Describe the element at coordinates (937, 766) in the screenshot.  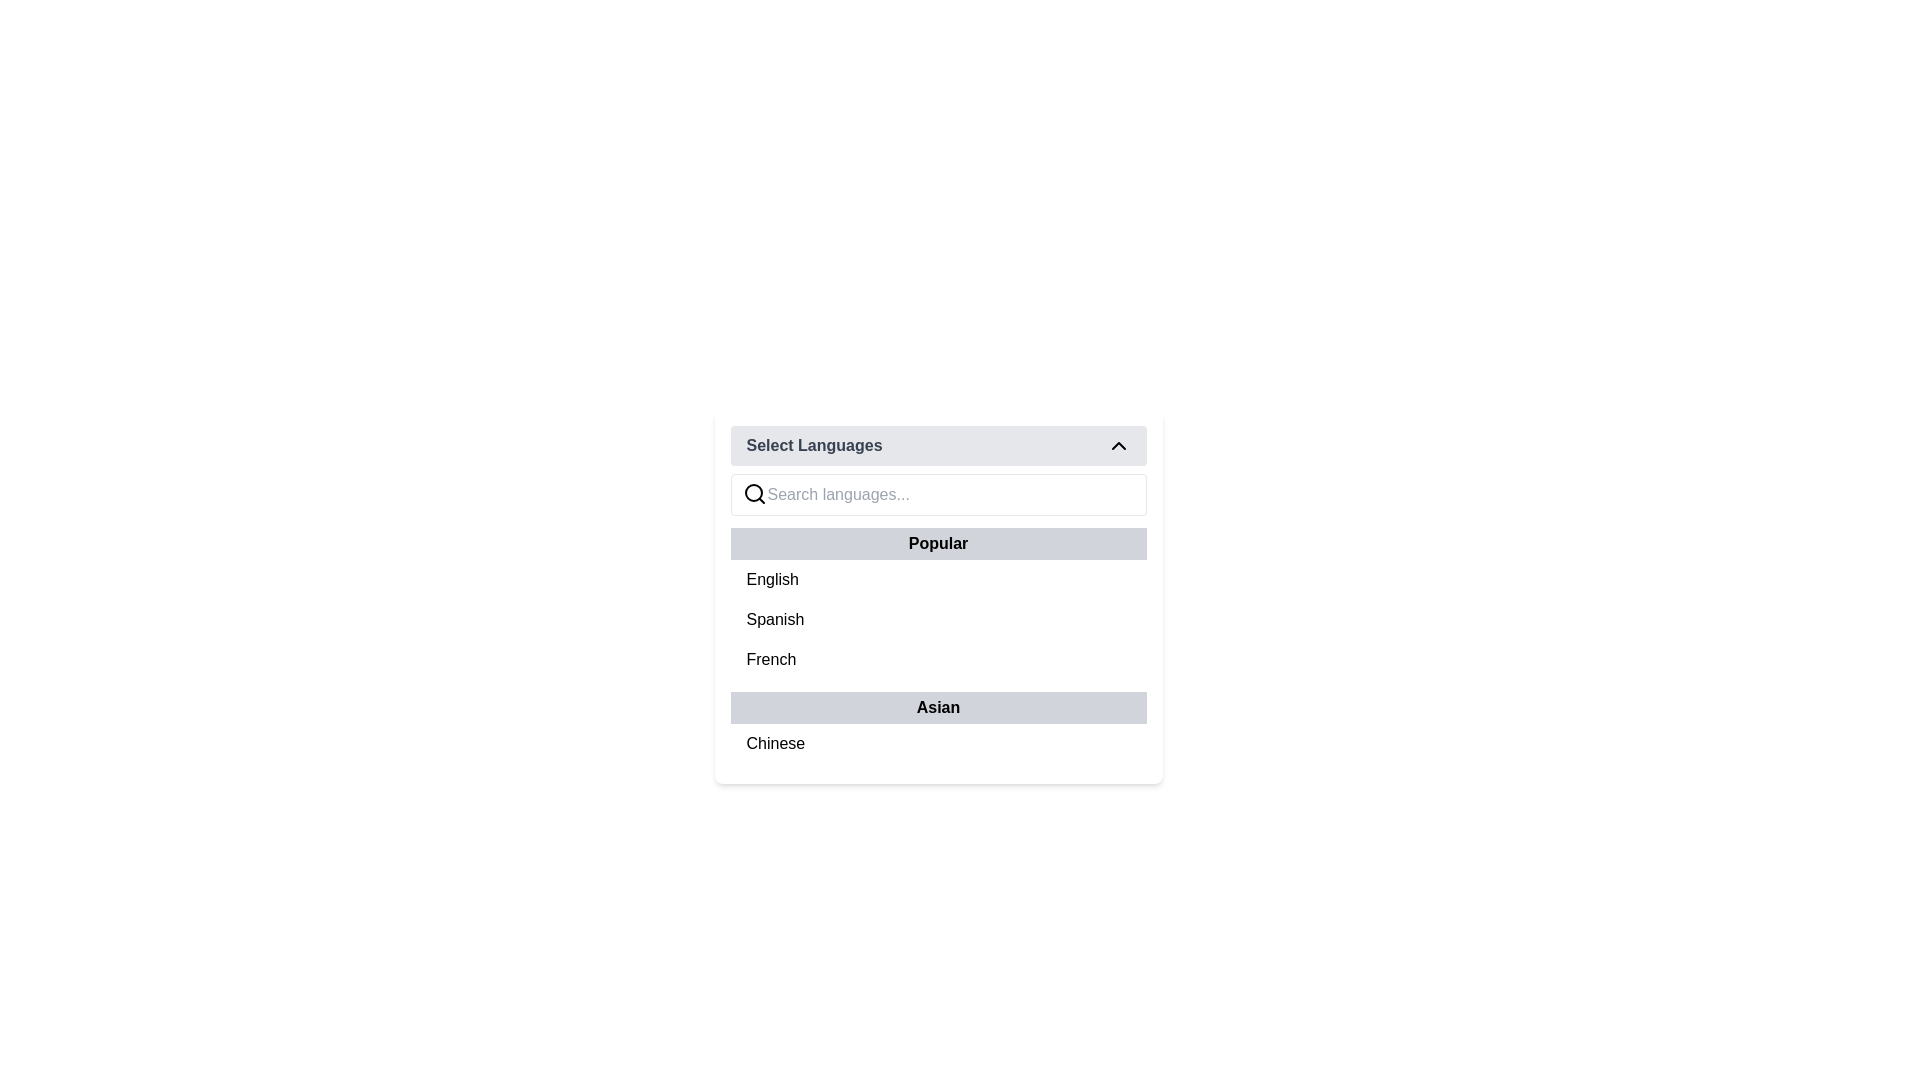
I see `the Asian languages list section, which is the second section` at that location.